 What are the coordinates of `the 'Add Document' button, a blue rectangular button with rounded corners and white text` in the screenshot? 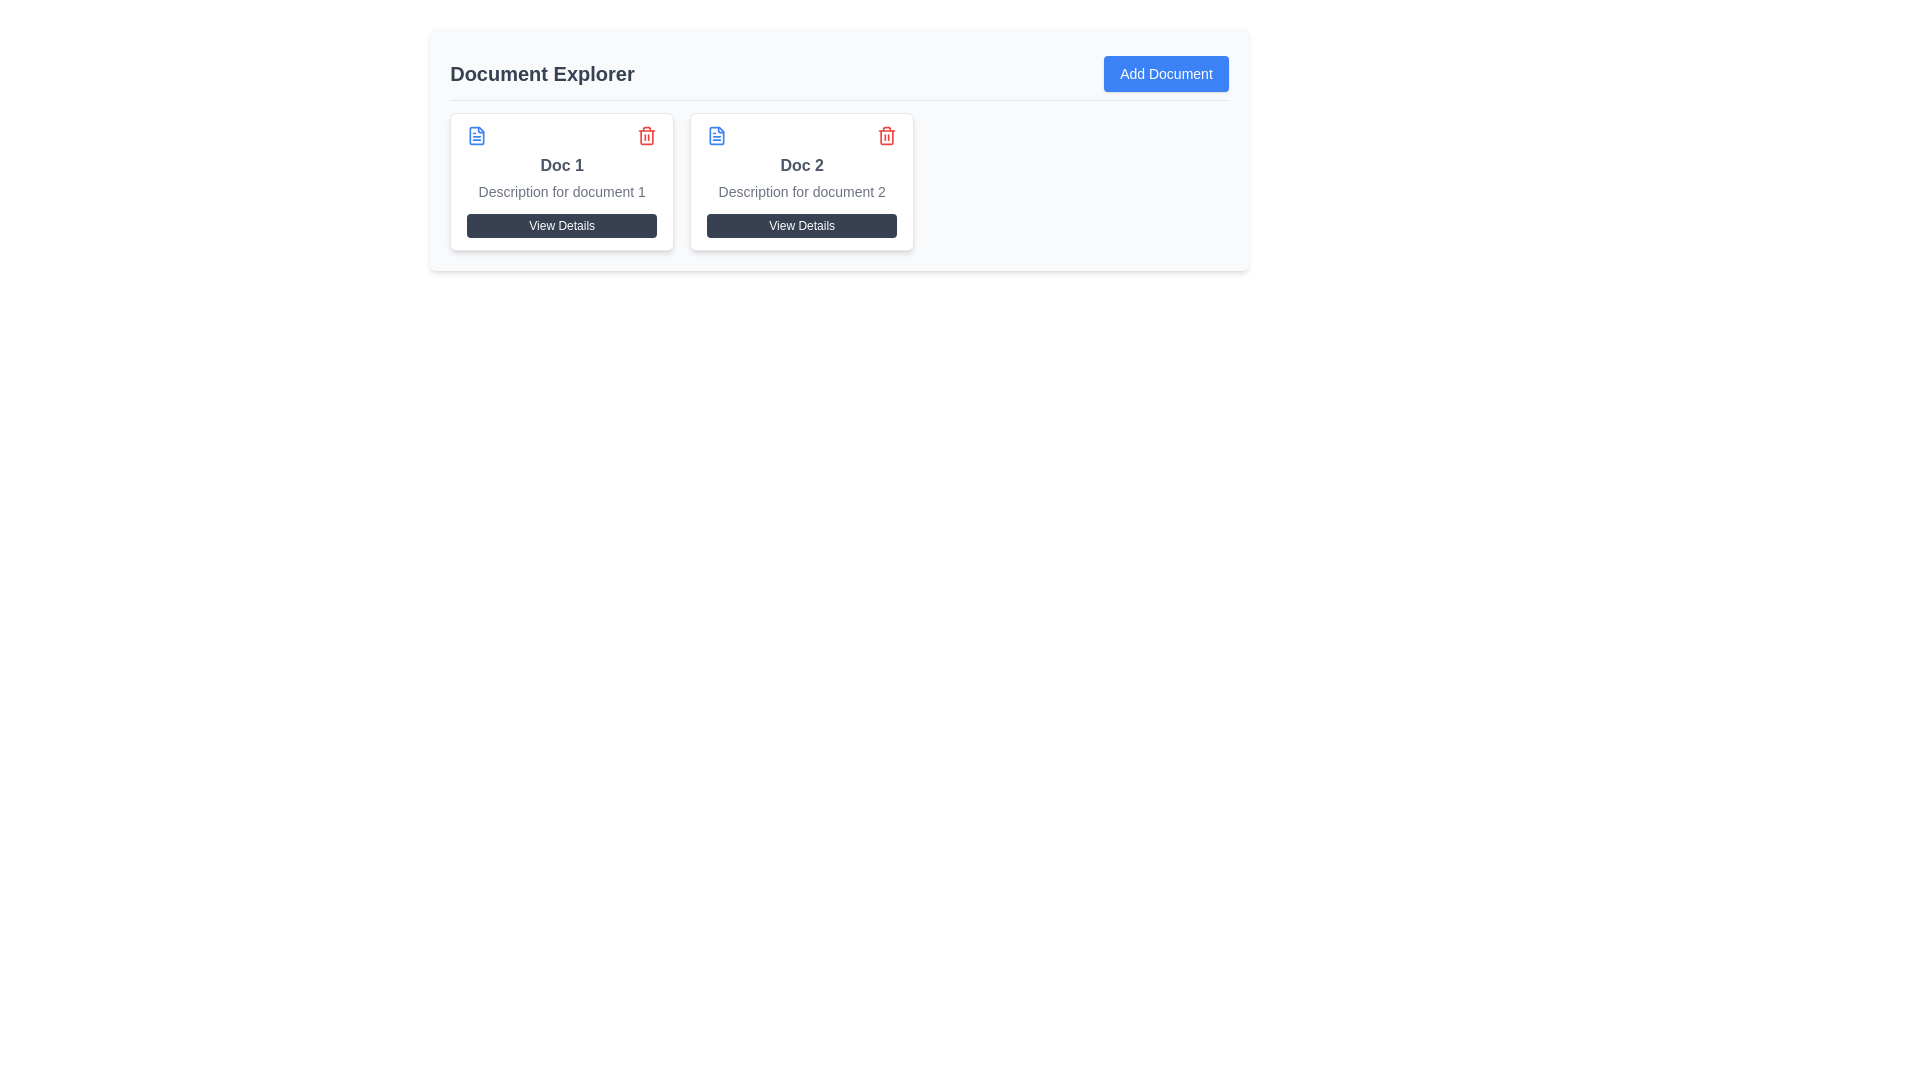 It's located at (1166, 72).